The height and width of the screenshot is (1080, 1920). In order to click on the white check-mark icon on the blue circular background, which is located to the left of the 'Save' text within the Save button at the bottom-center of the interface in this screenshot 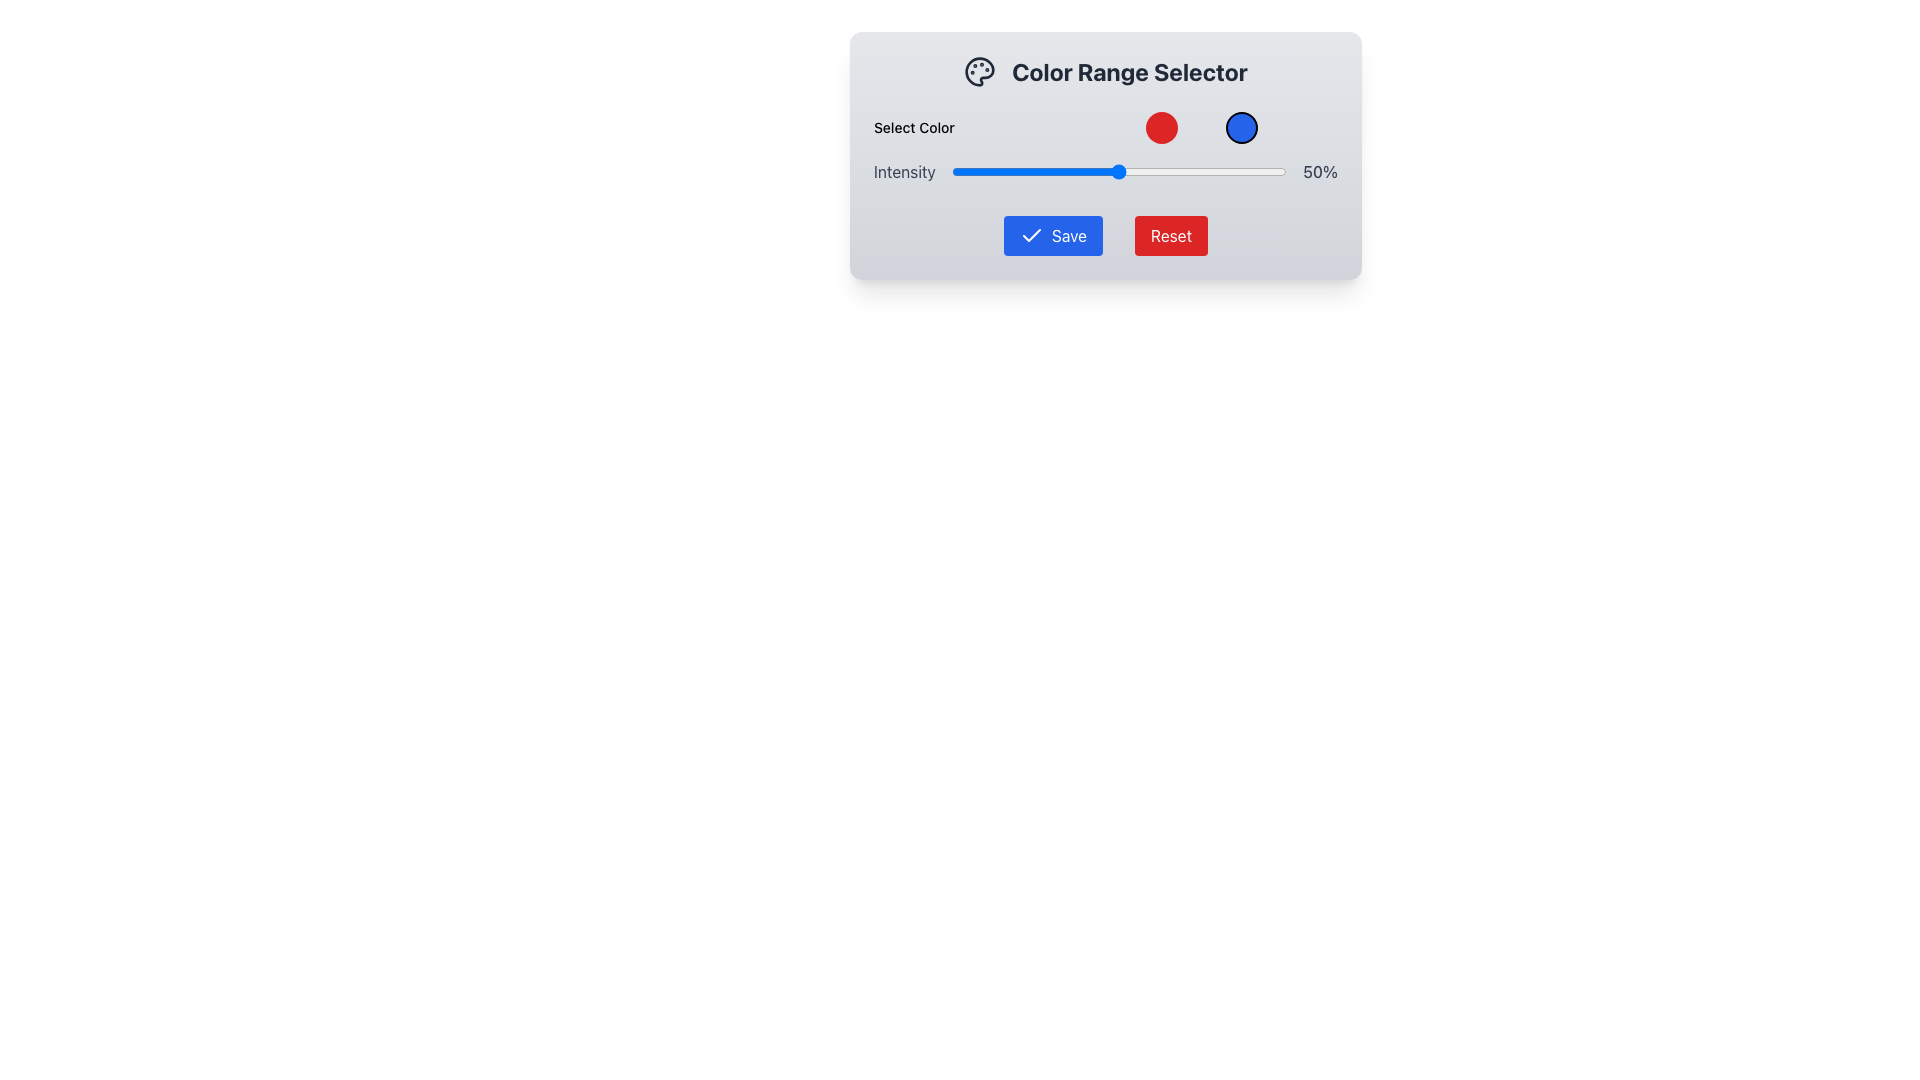, I will do `click(1032, 234)`.